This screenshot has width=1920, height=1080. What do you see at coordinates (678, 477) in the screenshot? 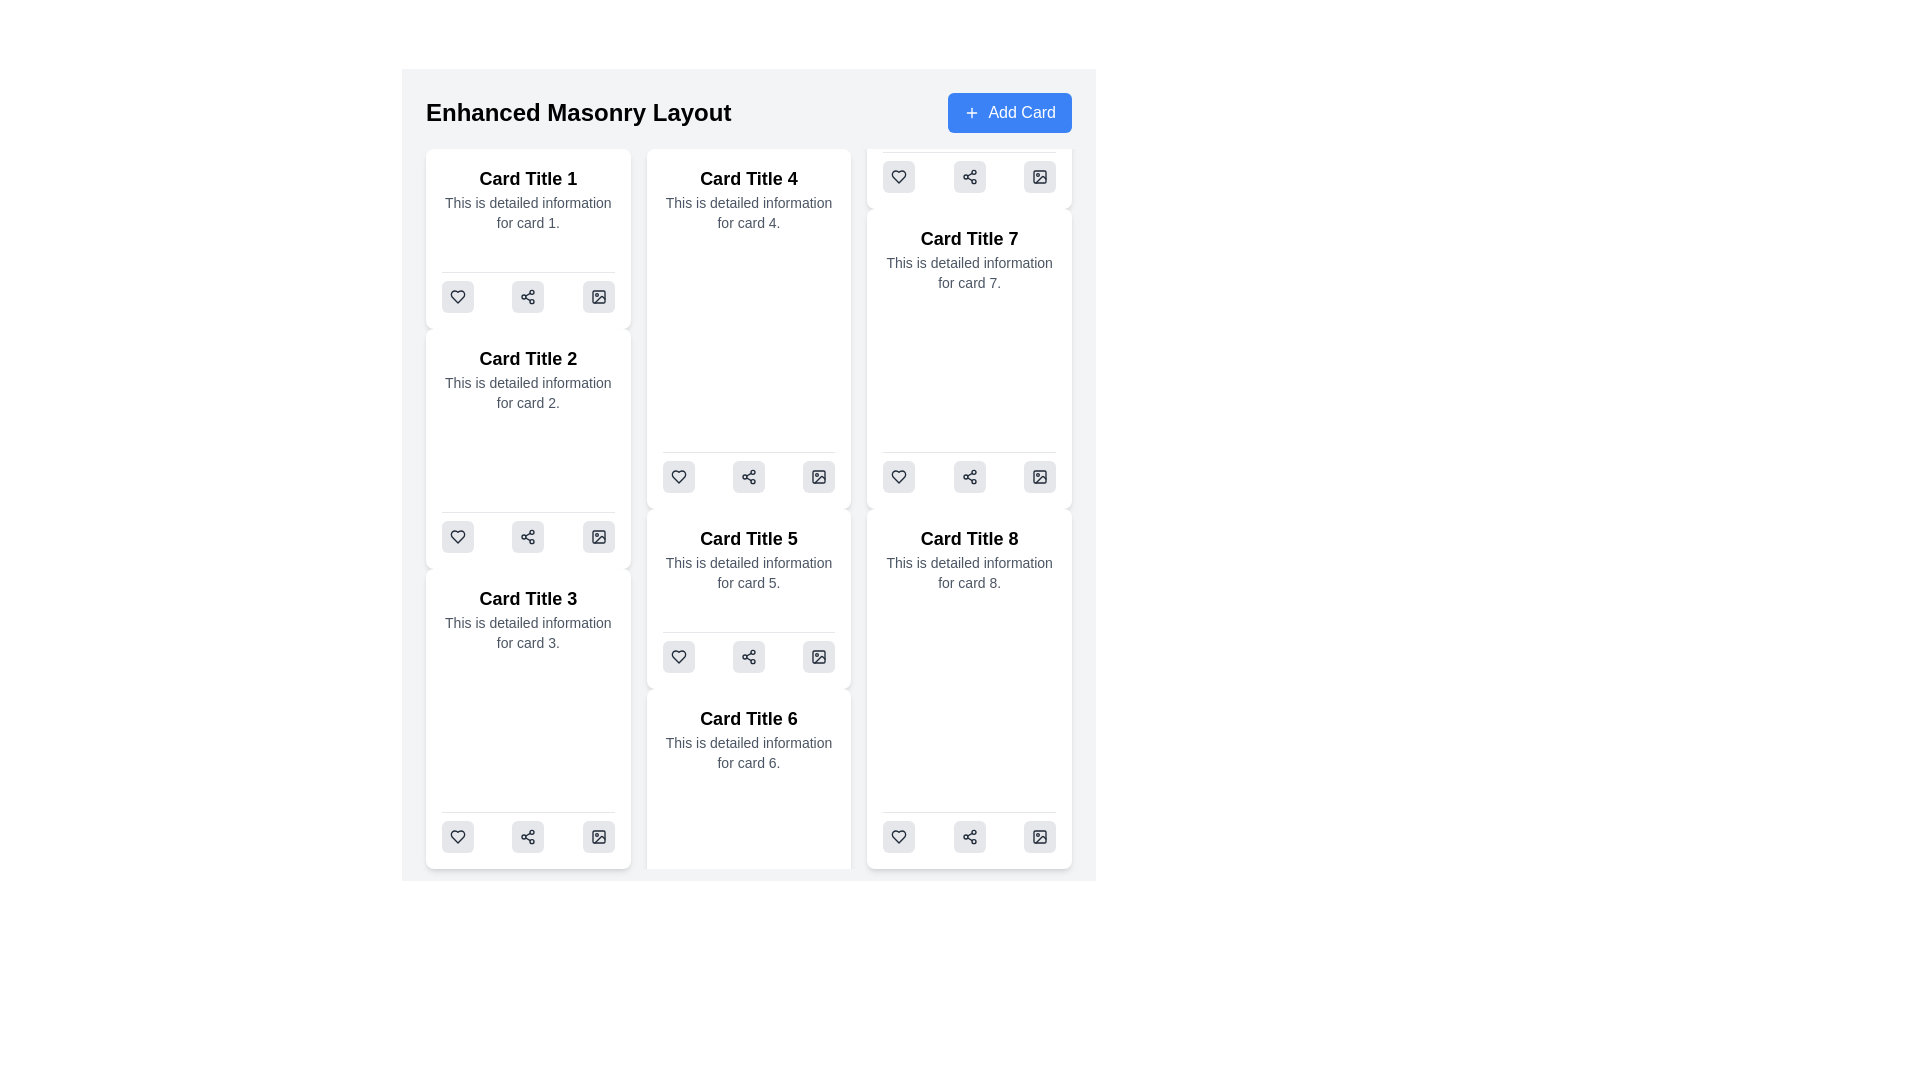
I see `the square-shaped button with a light gray background and rounded corners, which contains an outlined heart icon, located under the 'Card Title 4' section as the first button in a row of three interactive buttons` at bounding box center [678, 477].